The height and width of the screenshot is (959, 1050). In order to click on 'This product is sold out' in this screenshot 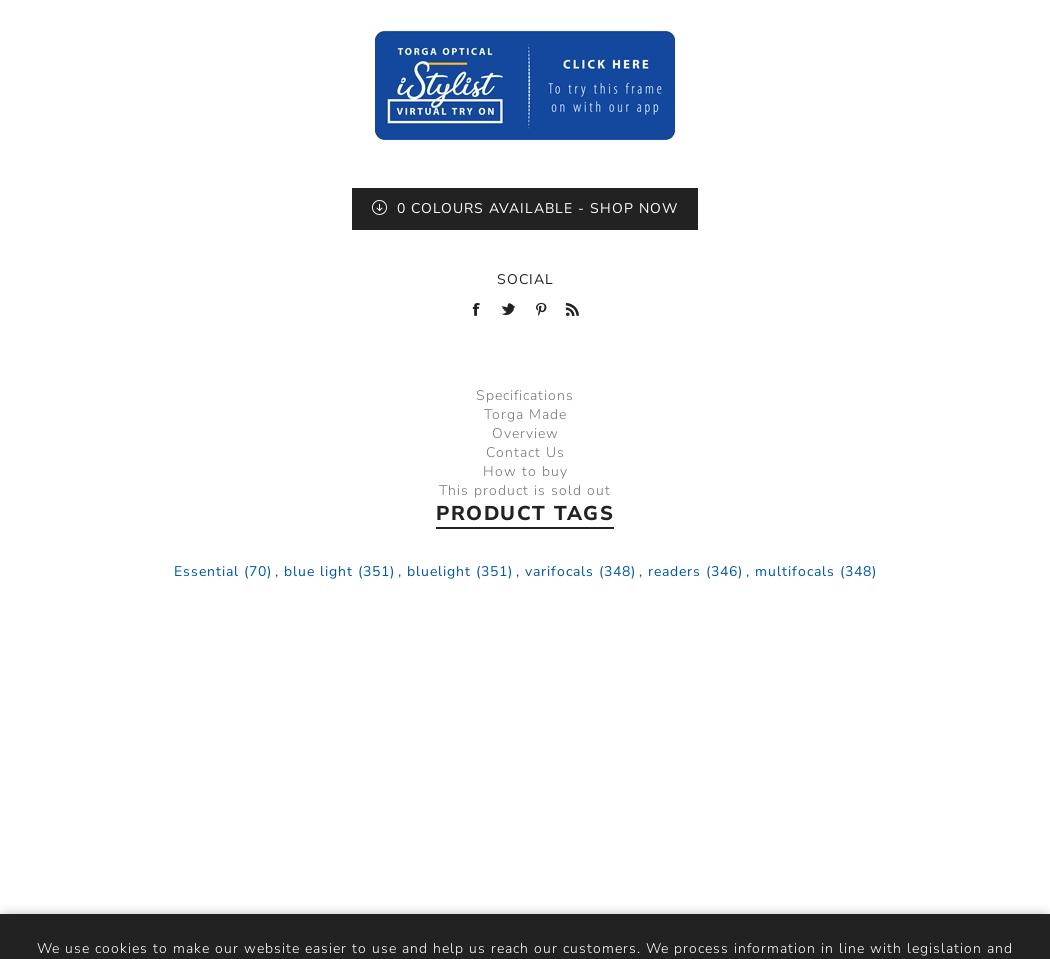, I will do `click(525, 489)`.